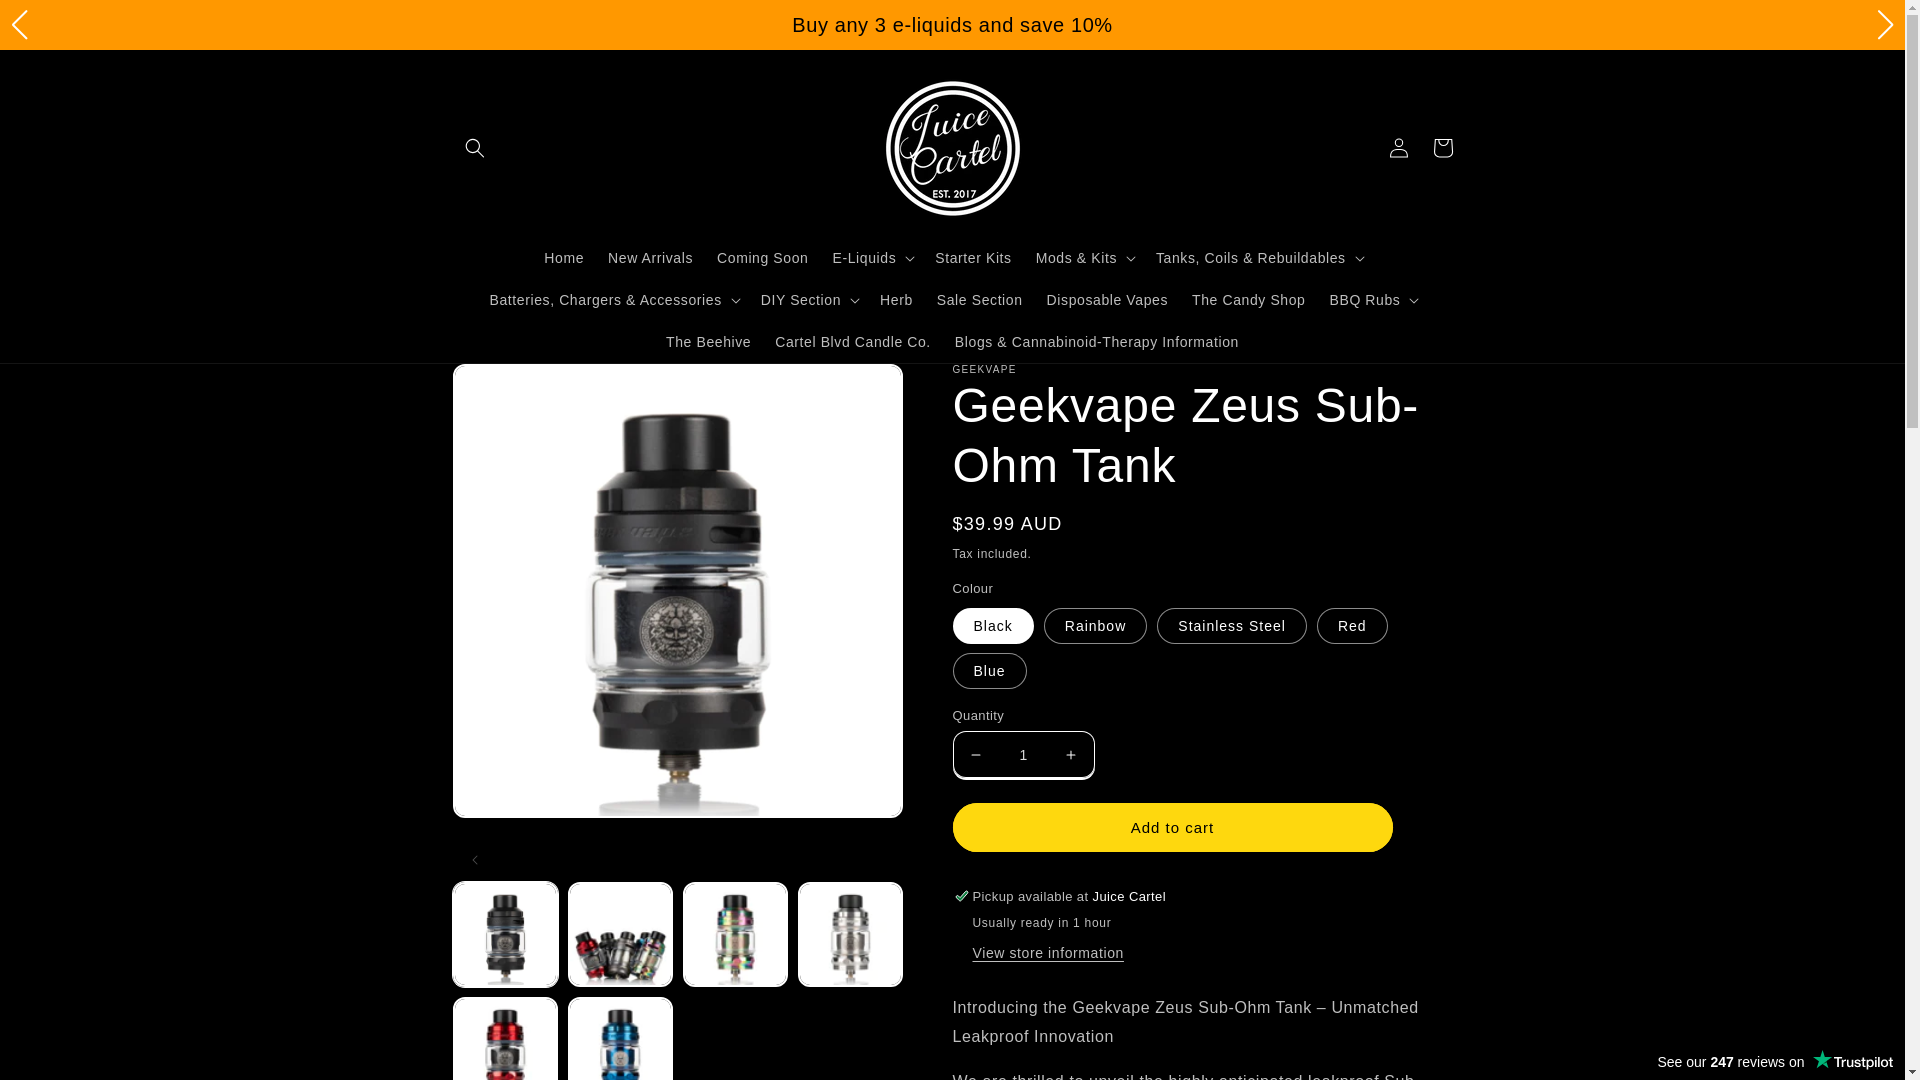  What do you see at coordinates (650, 256) in the screenshot?
I see `'New Arrivals'` at bounding box center [650, 256].